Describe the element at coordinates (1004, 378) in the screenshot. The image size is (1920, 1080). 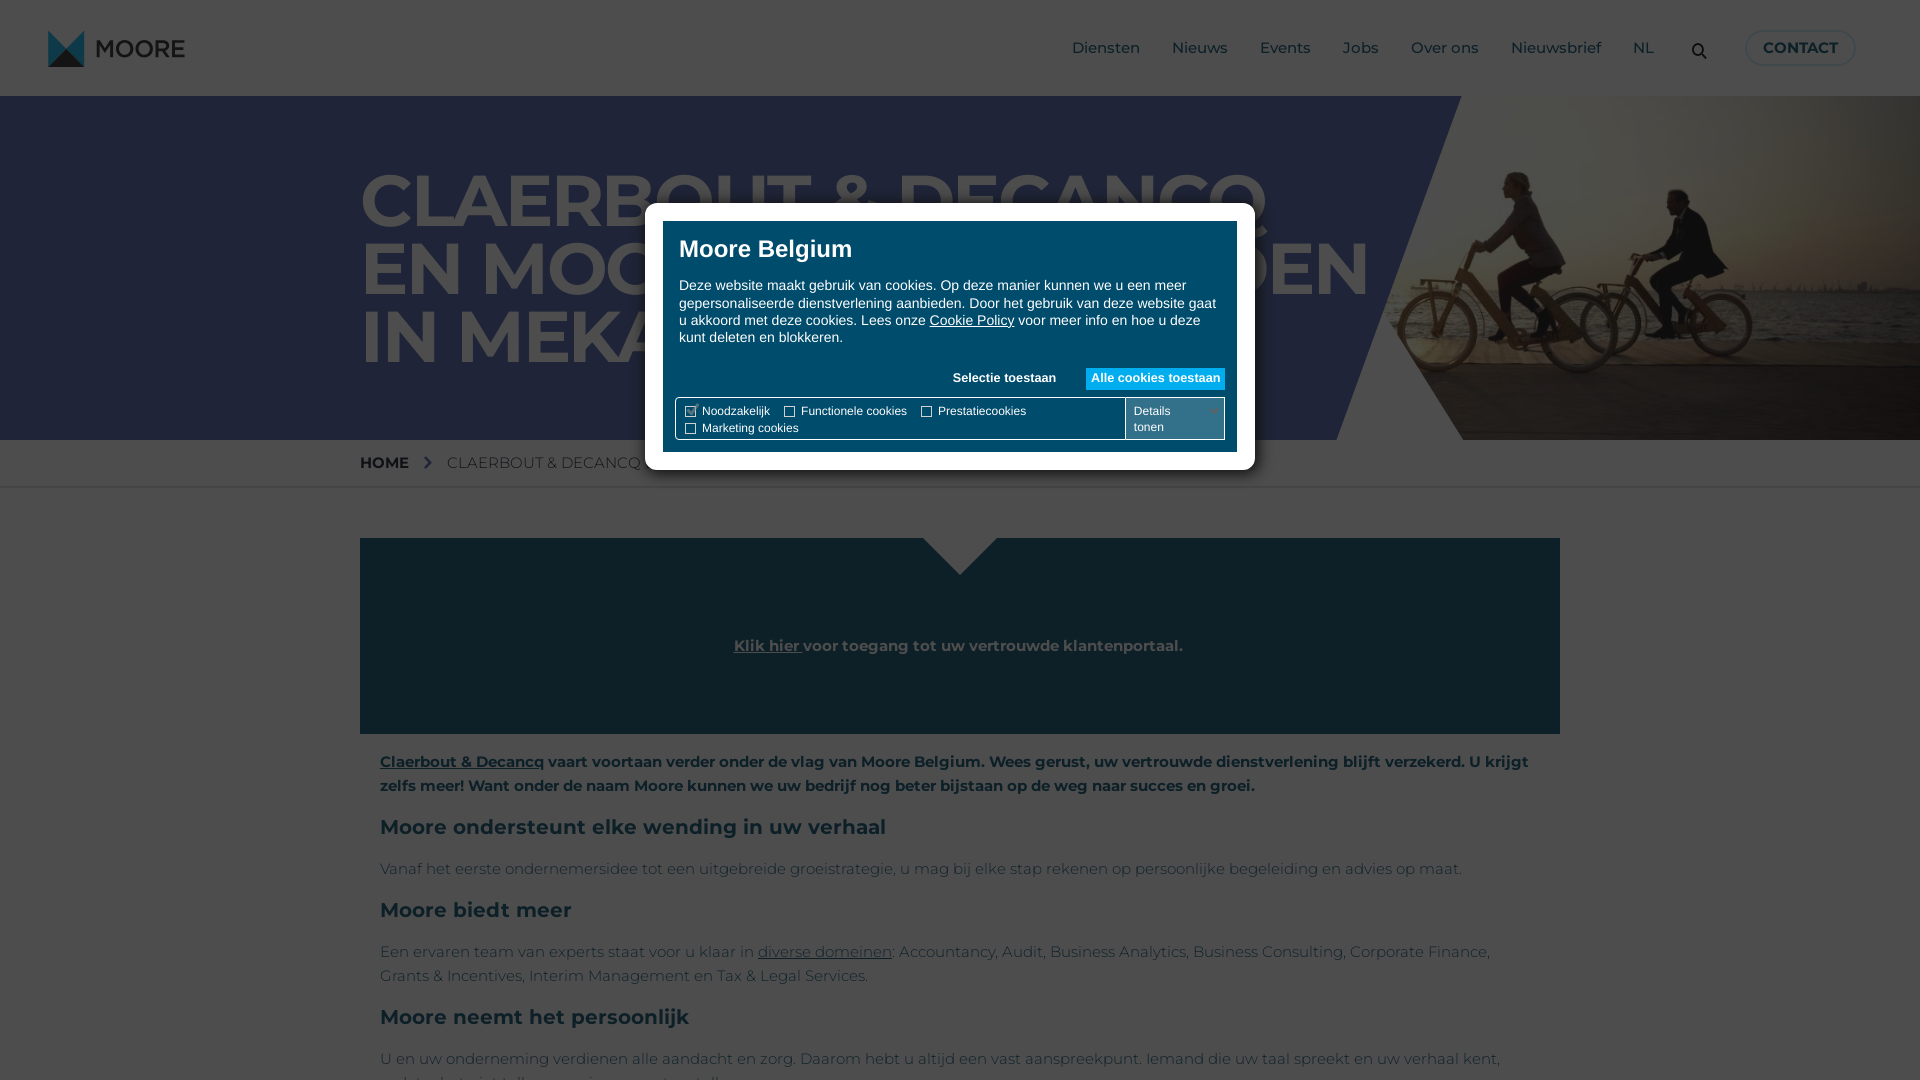
I see `'Selectie toestaan'` at that location.